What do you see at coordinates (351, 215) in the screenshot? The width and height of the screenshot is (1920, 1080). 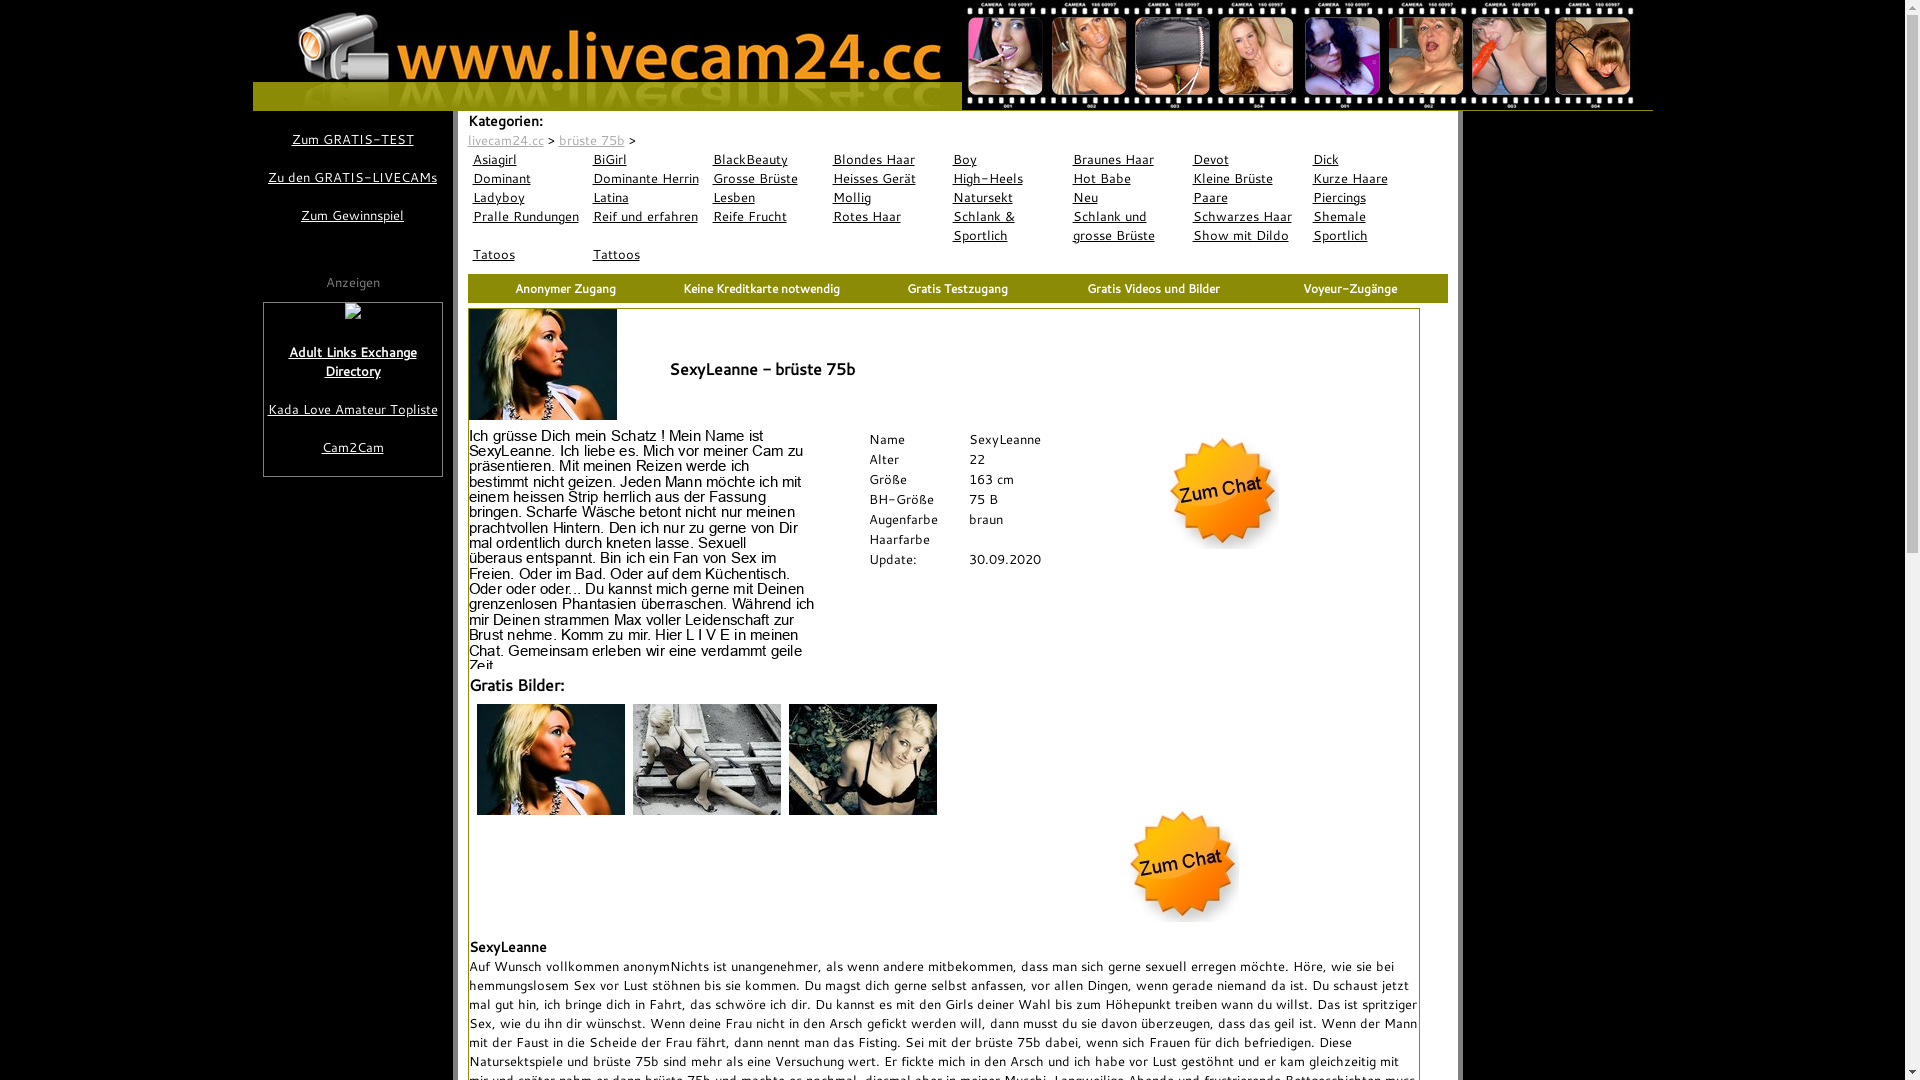 I see `'Zum Gewinnspiel'` at bounding box center [351, 215].